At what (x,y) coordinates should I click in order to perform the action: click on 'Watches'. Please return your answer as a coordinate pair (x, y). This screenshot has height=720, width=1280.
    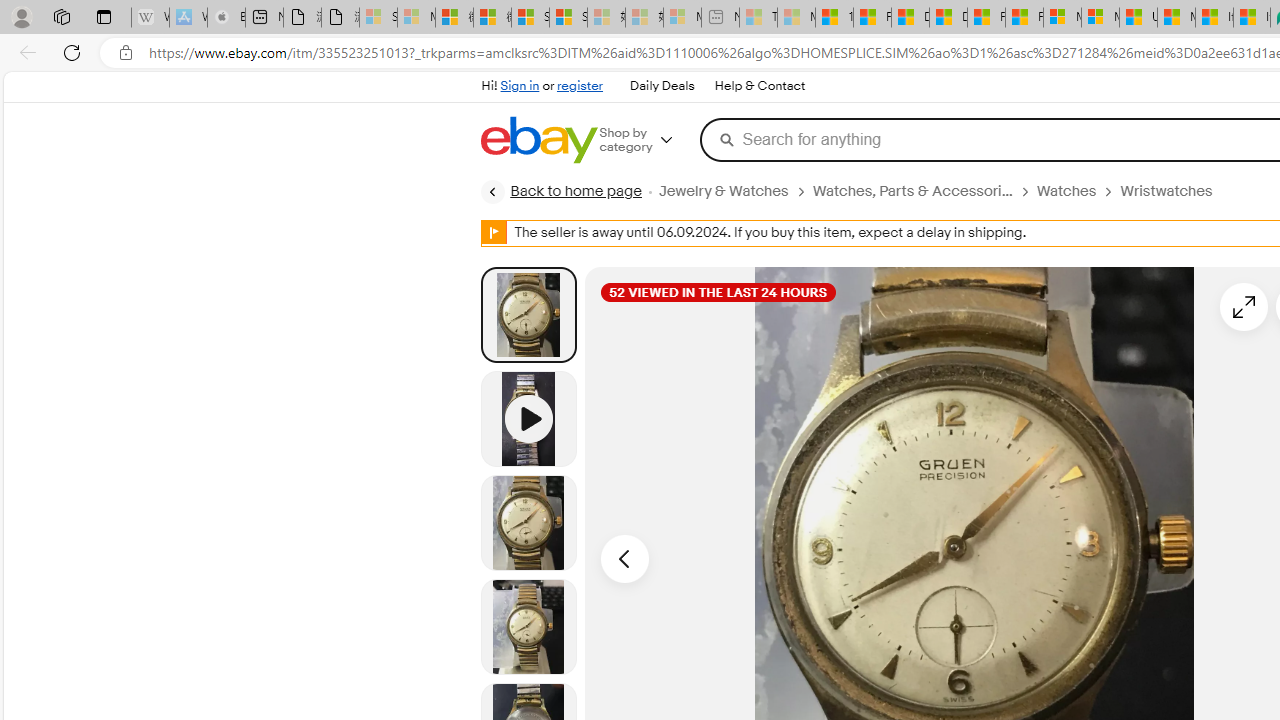
    Looking at the image, I should click on (1077, 191).